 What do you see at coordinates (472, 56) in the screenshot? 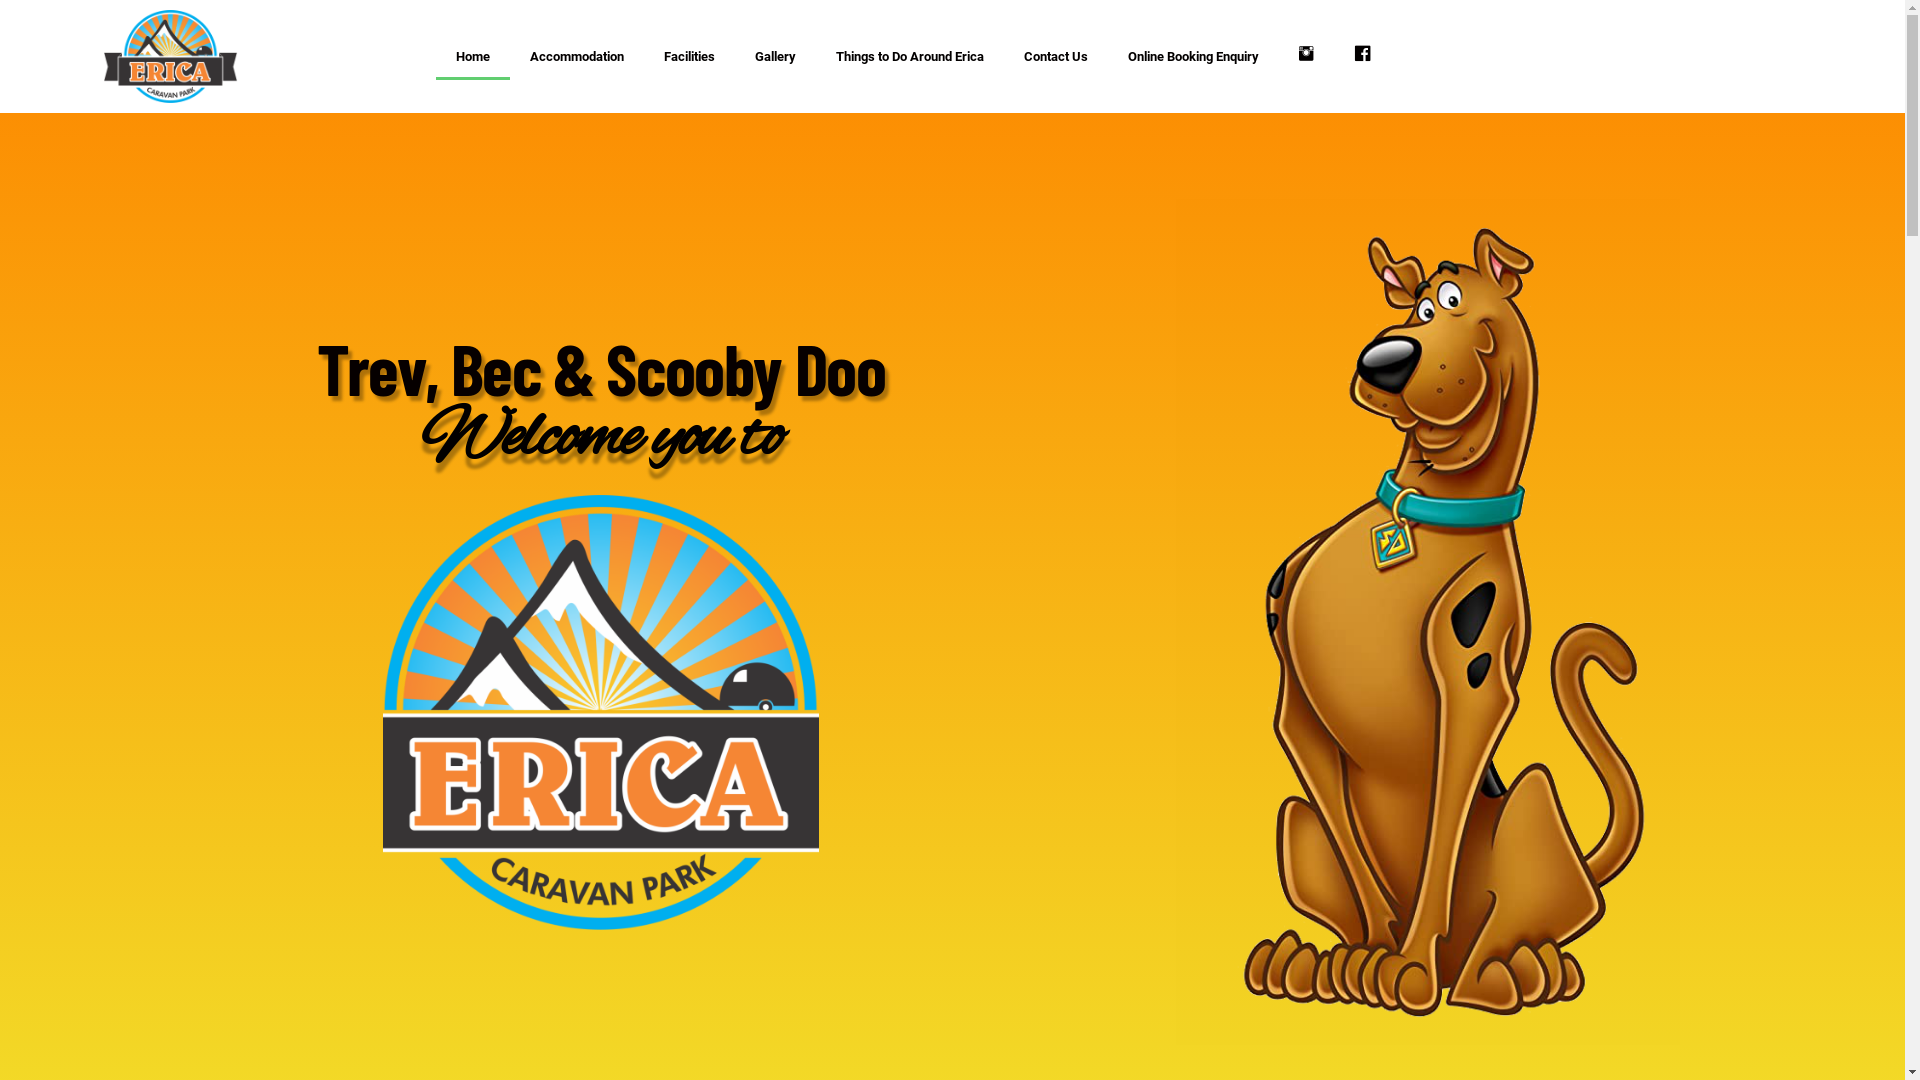
I see `'Home'` at bounding box center [472, 56].